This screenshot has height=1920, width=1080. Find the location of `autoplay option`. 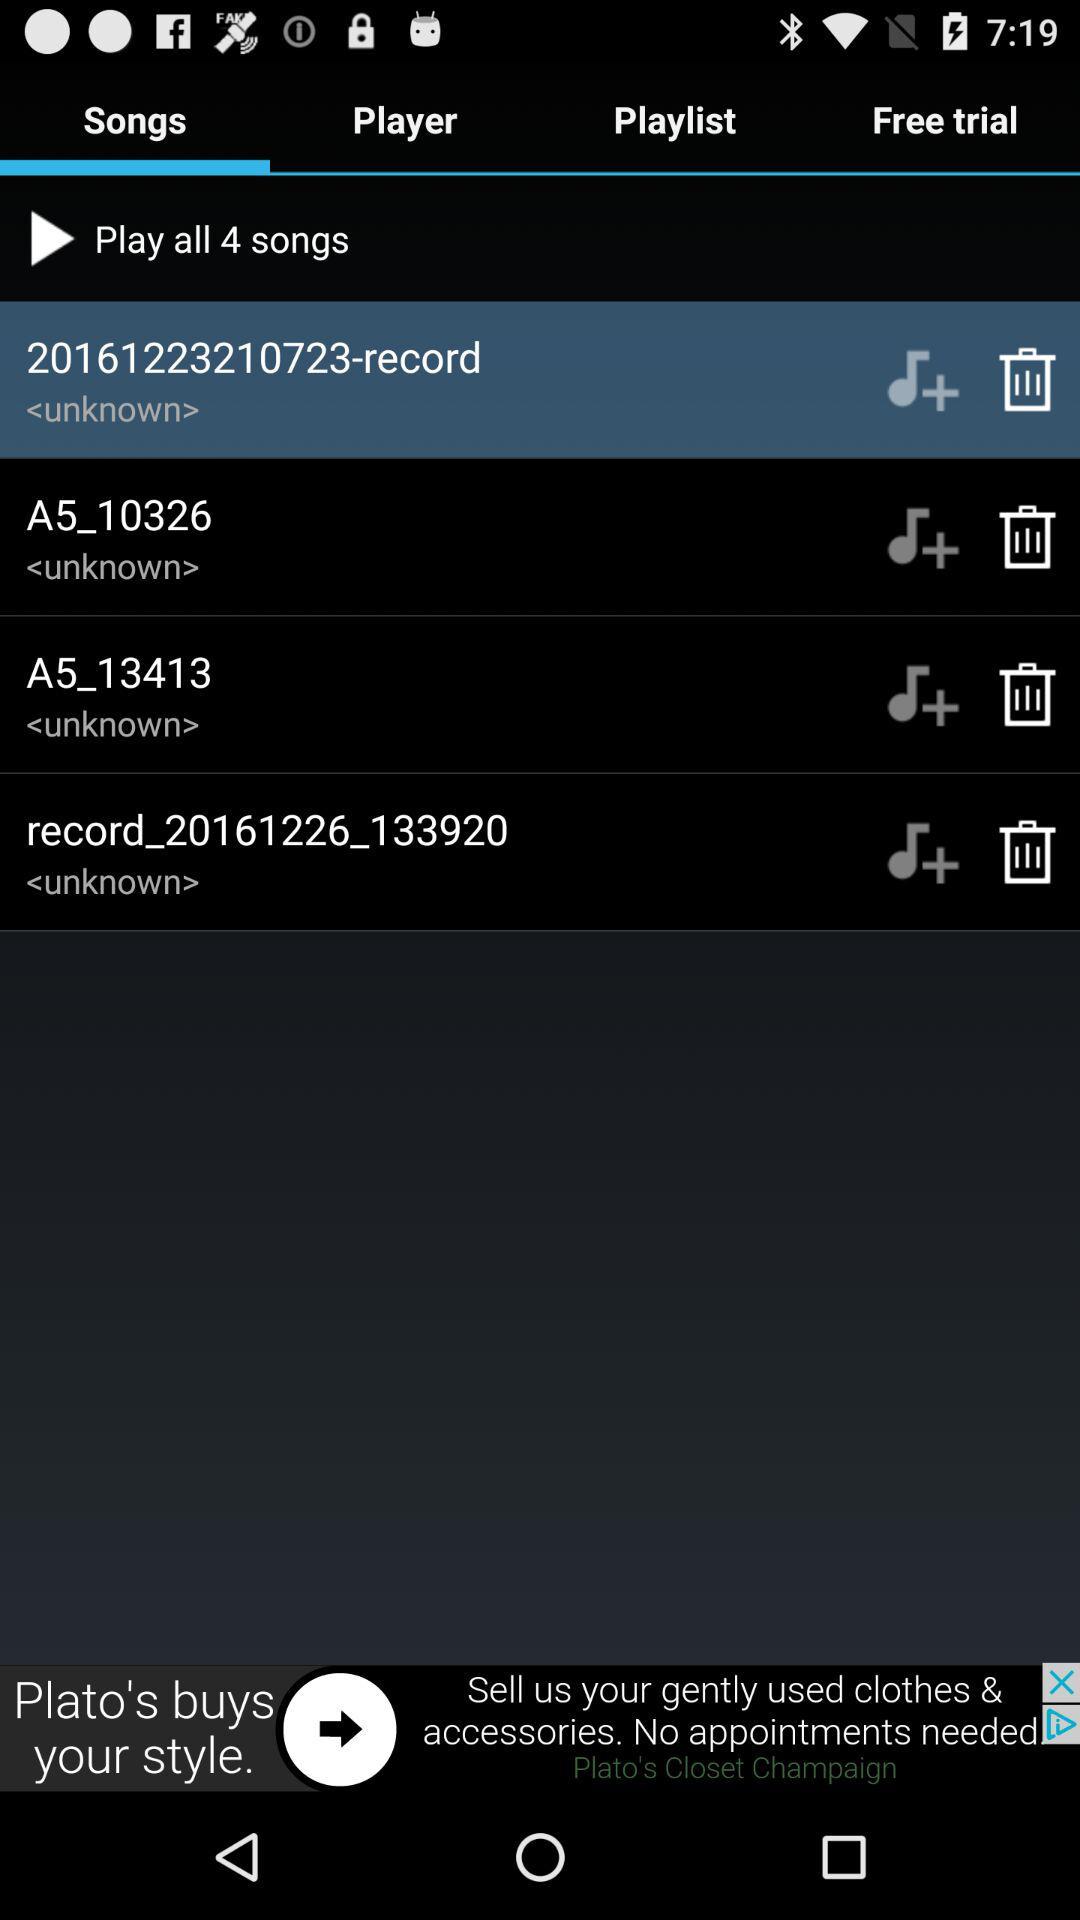

autoplay option is located at coordinates (922, 537).